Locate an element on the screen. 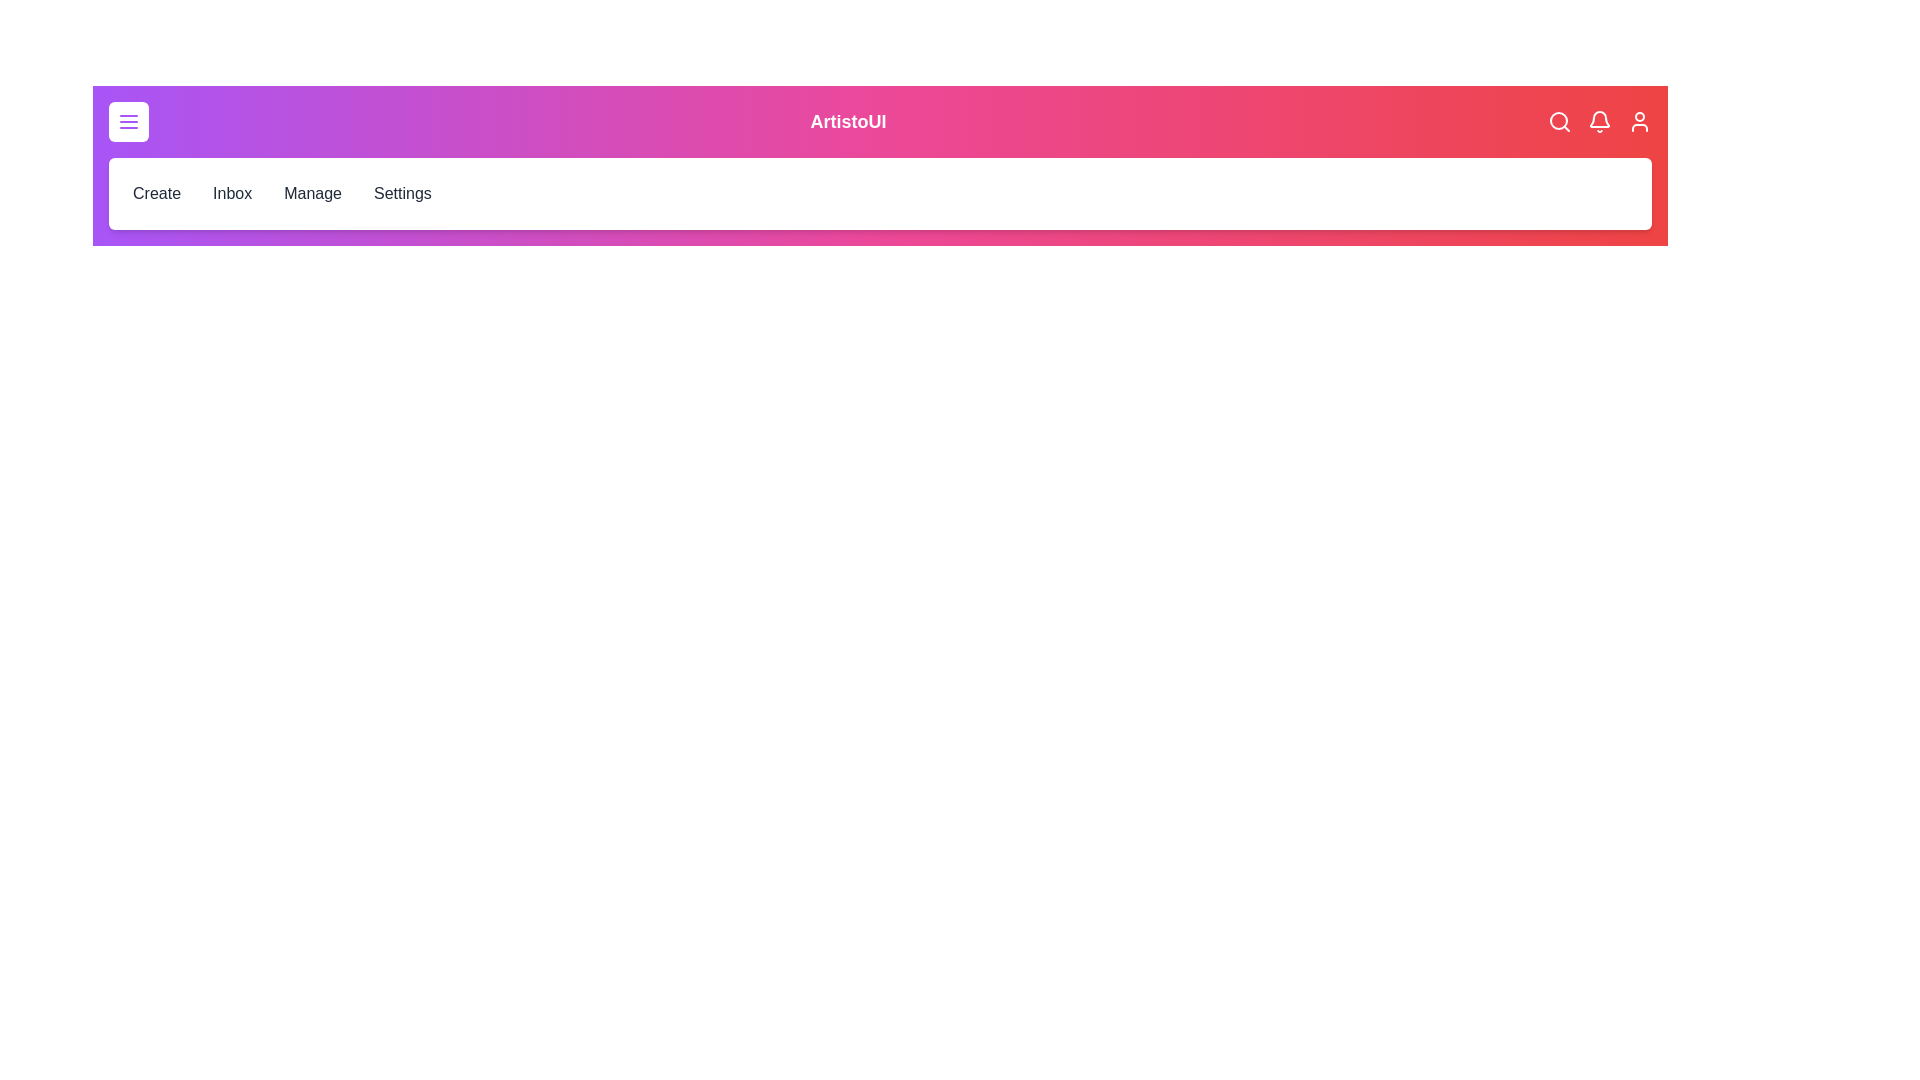 The image size is (1920, 1080). the Search icon in the ArtisticAppBar is located at coordinates (1559, 122).